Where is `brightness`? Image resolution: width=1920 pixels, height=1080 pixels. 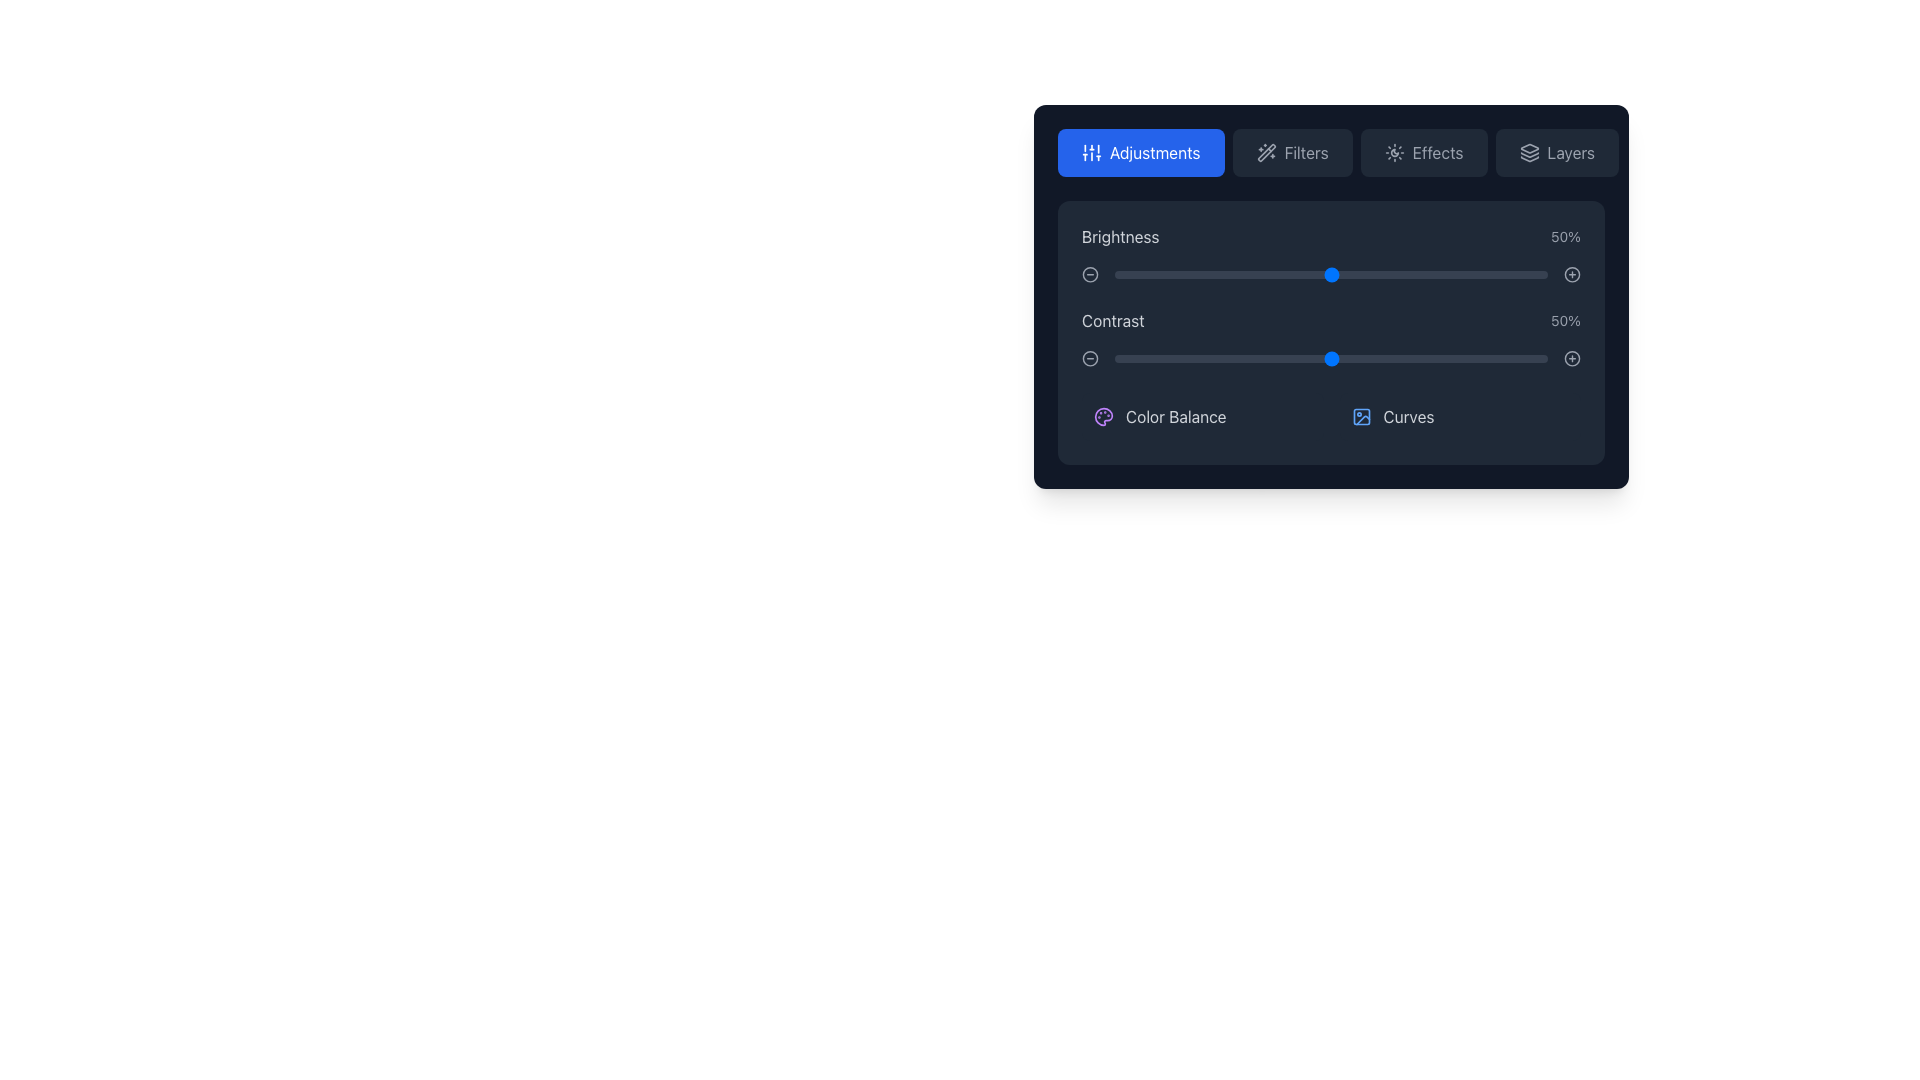 brightness is located at coordinates (1537, 274).